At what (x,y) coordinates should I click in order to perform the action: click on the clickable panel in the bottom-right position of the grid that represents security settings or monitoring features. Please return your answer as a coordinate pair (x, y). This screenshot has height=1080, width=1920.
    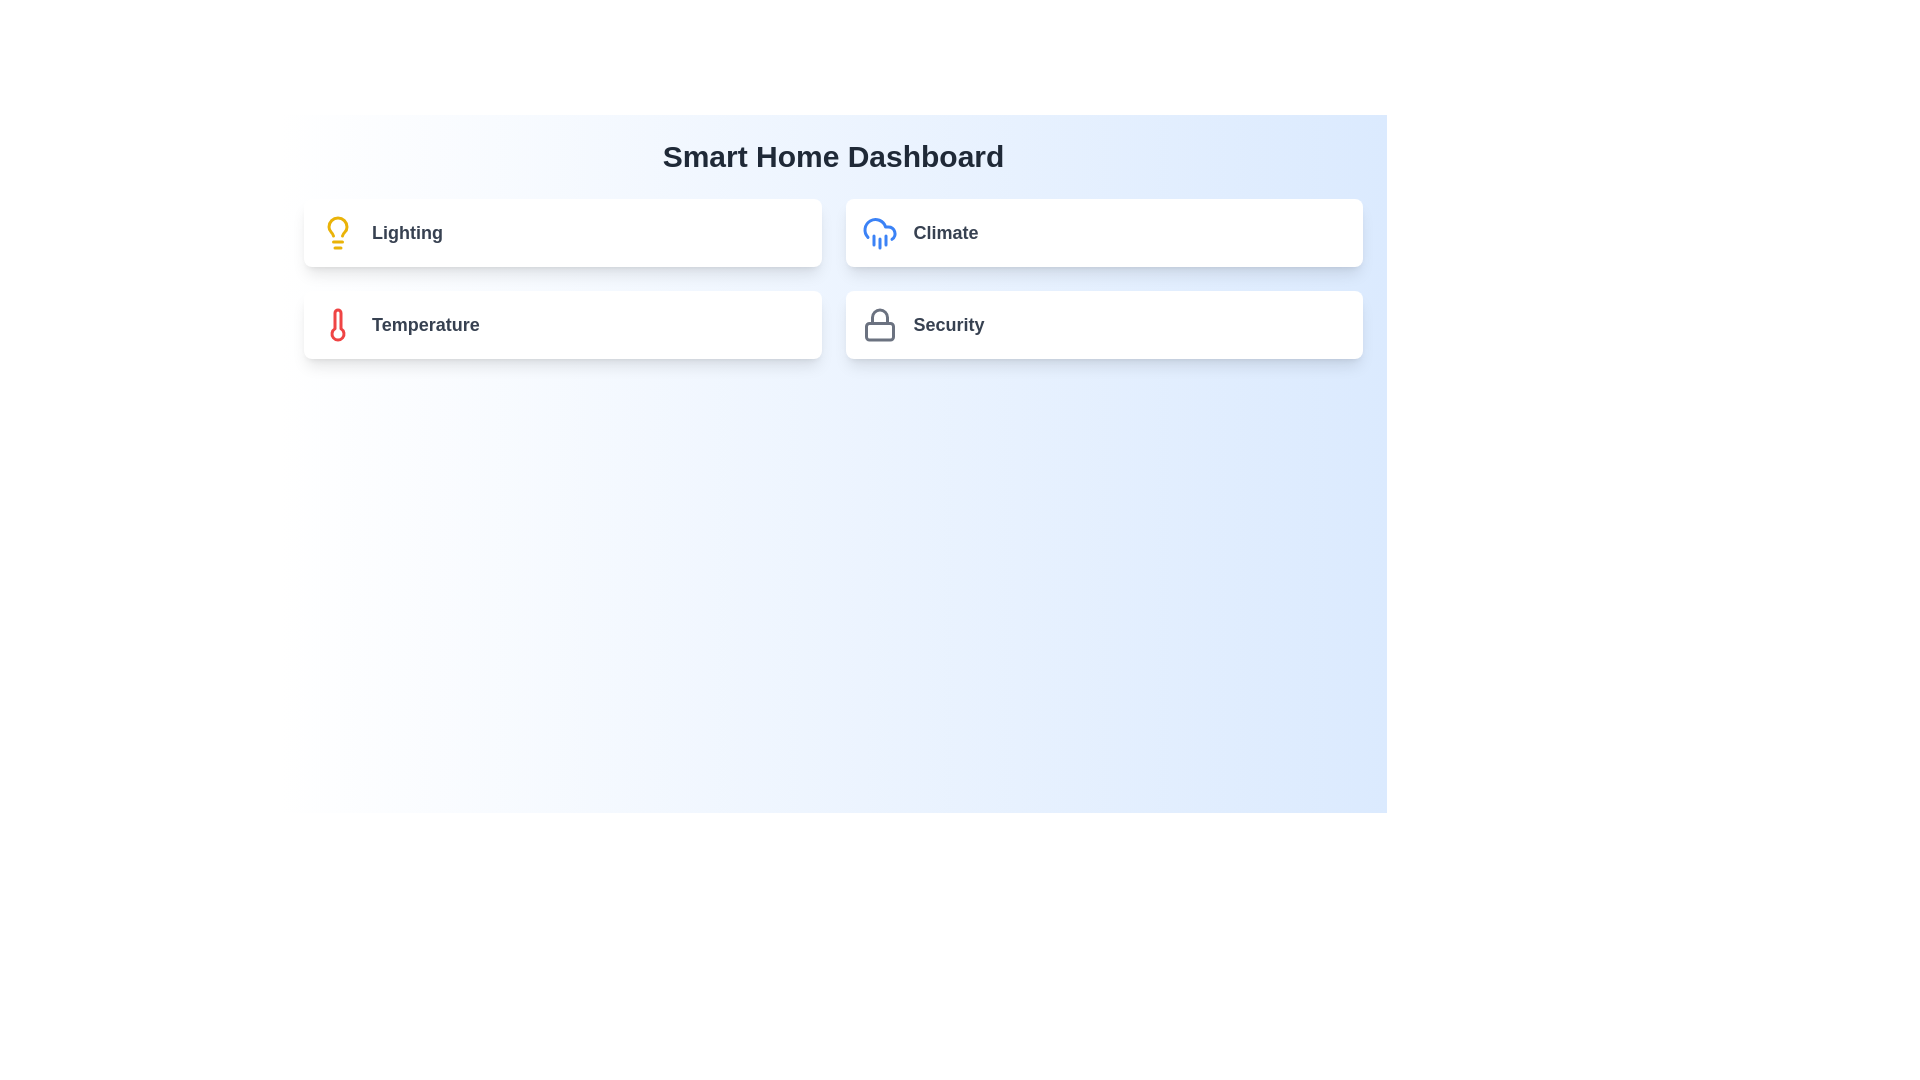
    Looking at the image, I should click on (1103, 323).